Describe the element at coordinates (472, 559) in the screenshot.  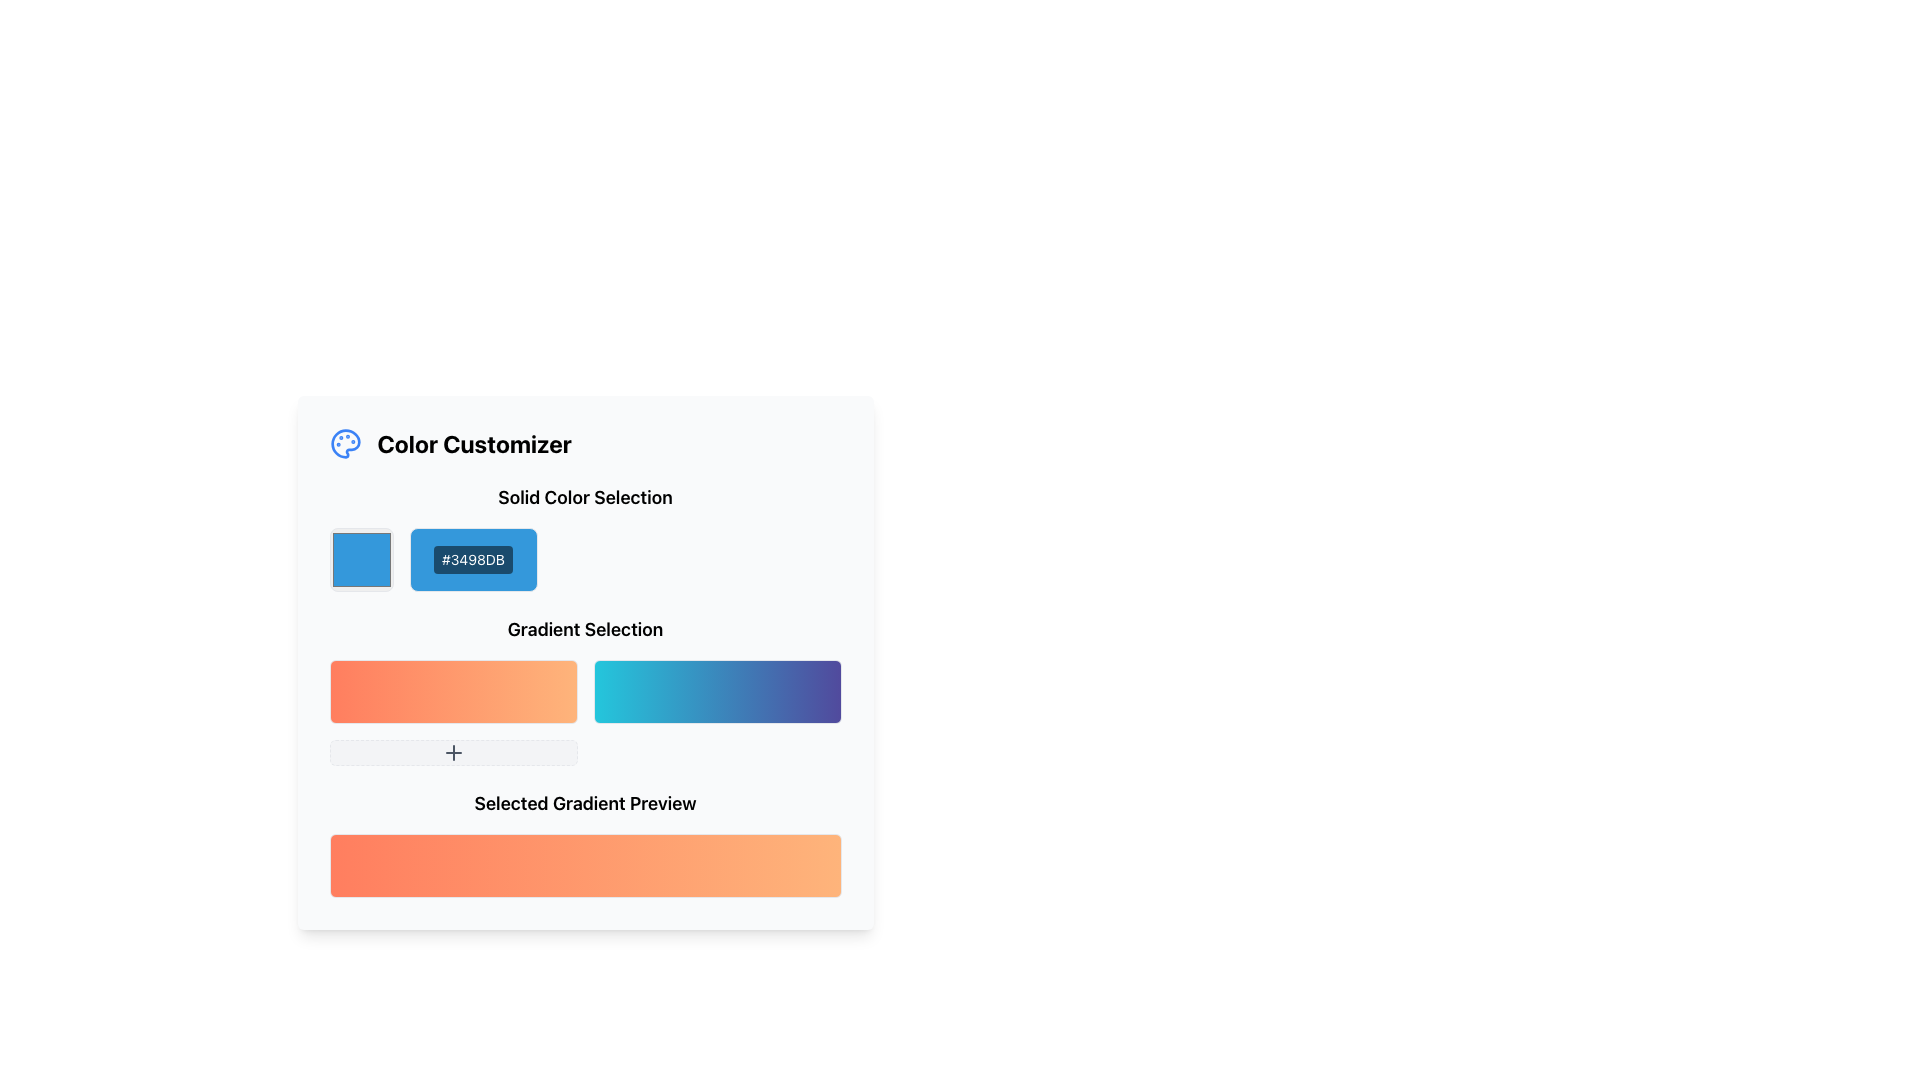
I see `the Text Label that displays the hexadecimal code of the selected solid color, located within the blue rectangular block in the 'Solid Color Selection' section` at that location.